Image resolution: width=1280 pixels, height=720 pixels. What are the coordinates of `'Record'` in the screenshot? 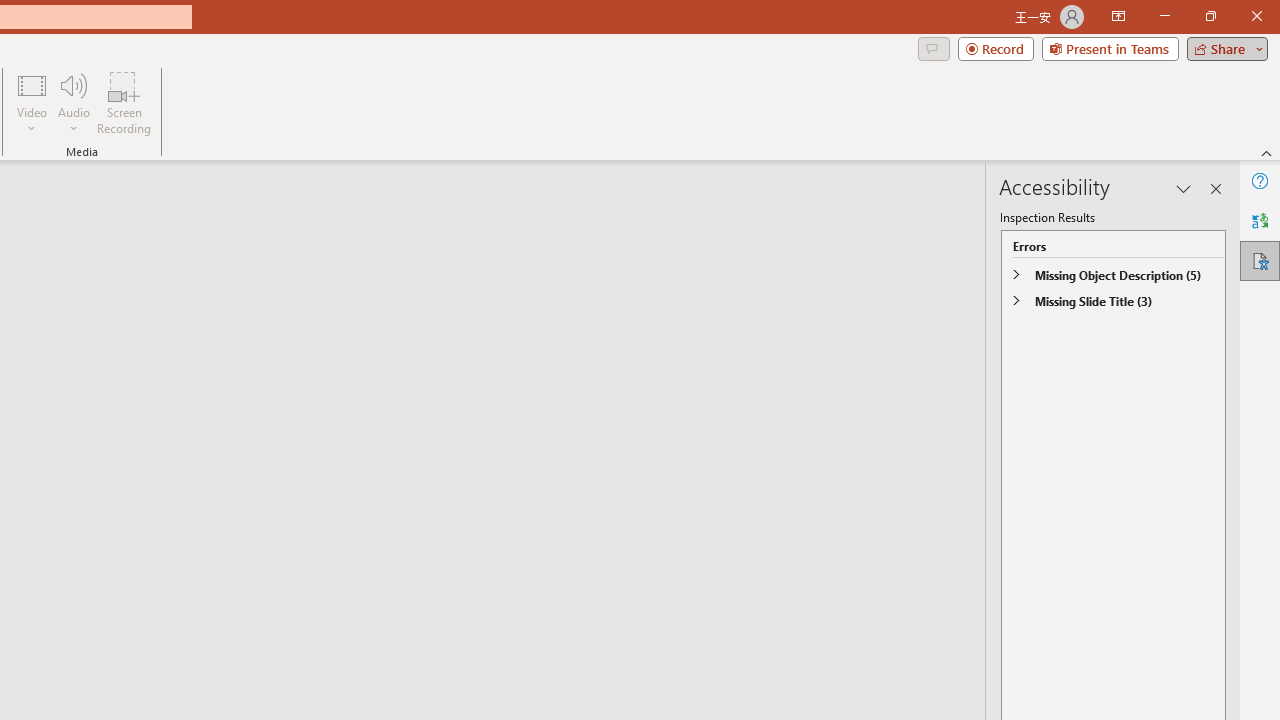 It's located at (995, 47).